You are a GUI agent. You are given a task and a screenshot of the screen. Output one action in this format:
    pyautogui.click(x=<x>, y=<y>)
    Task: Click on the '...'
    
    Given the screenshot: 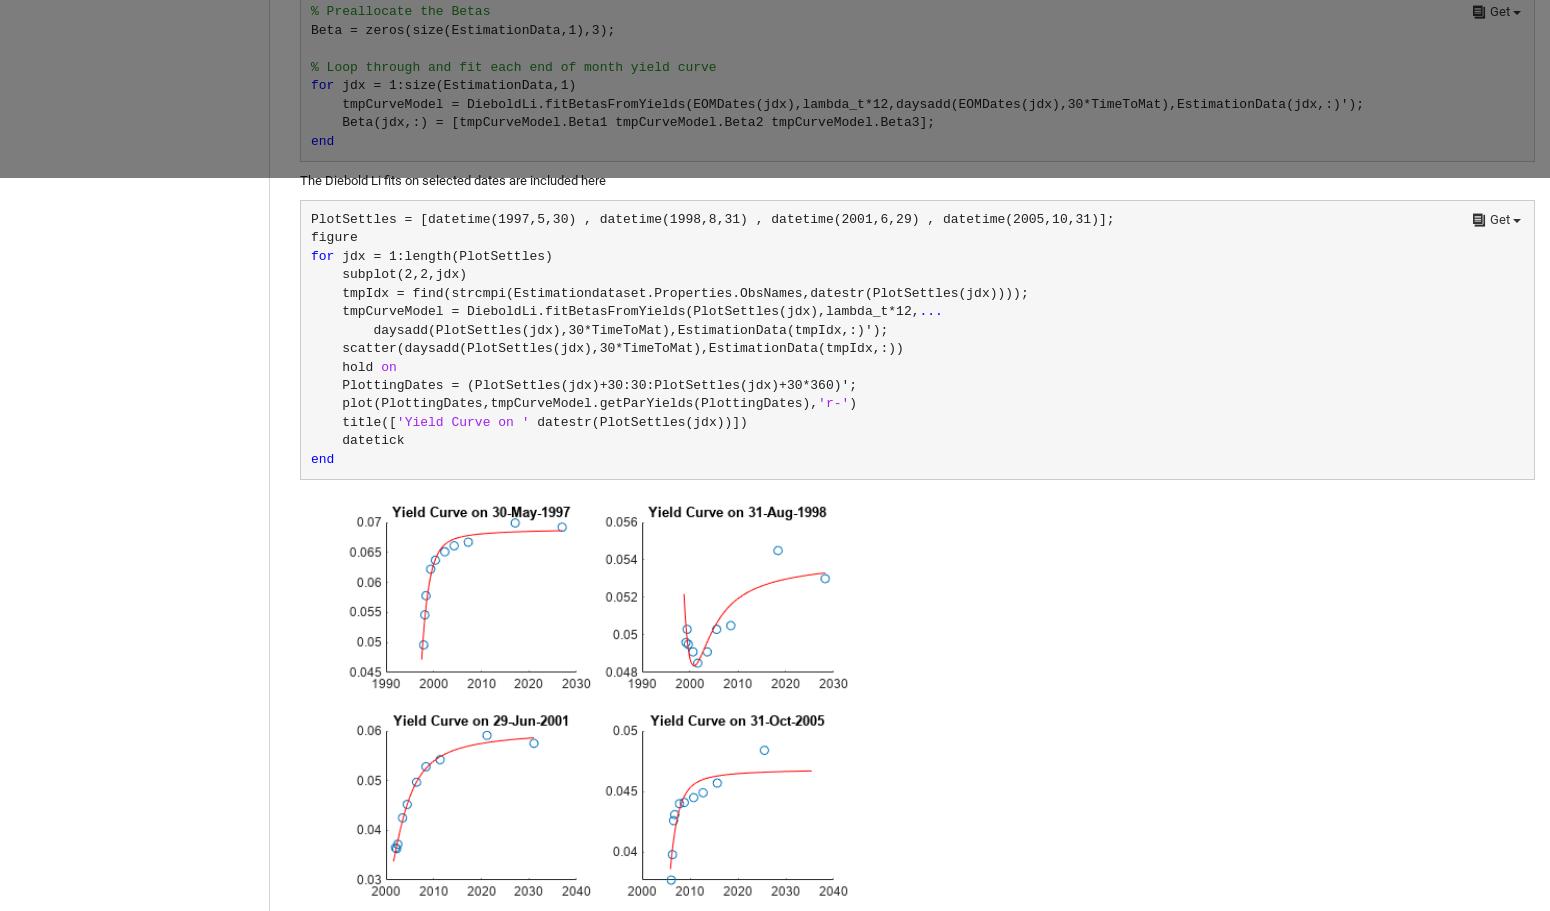 What is the action you would take?
    pyautogui.click(x=930, y=311)
    